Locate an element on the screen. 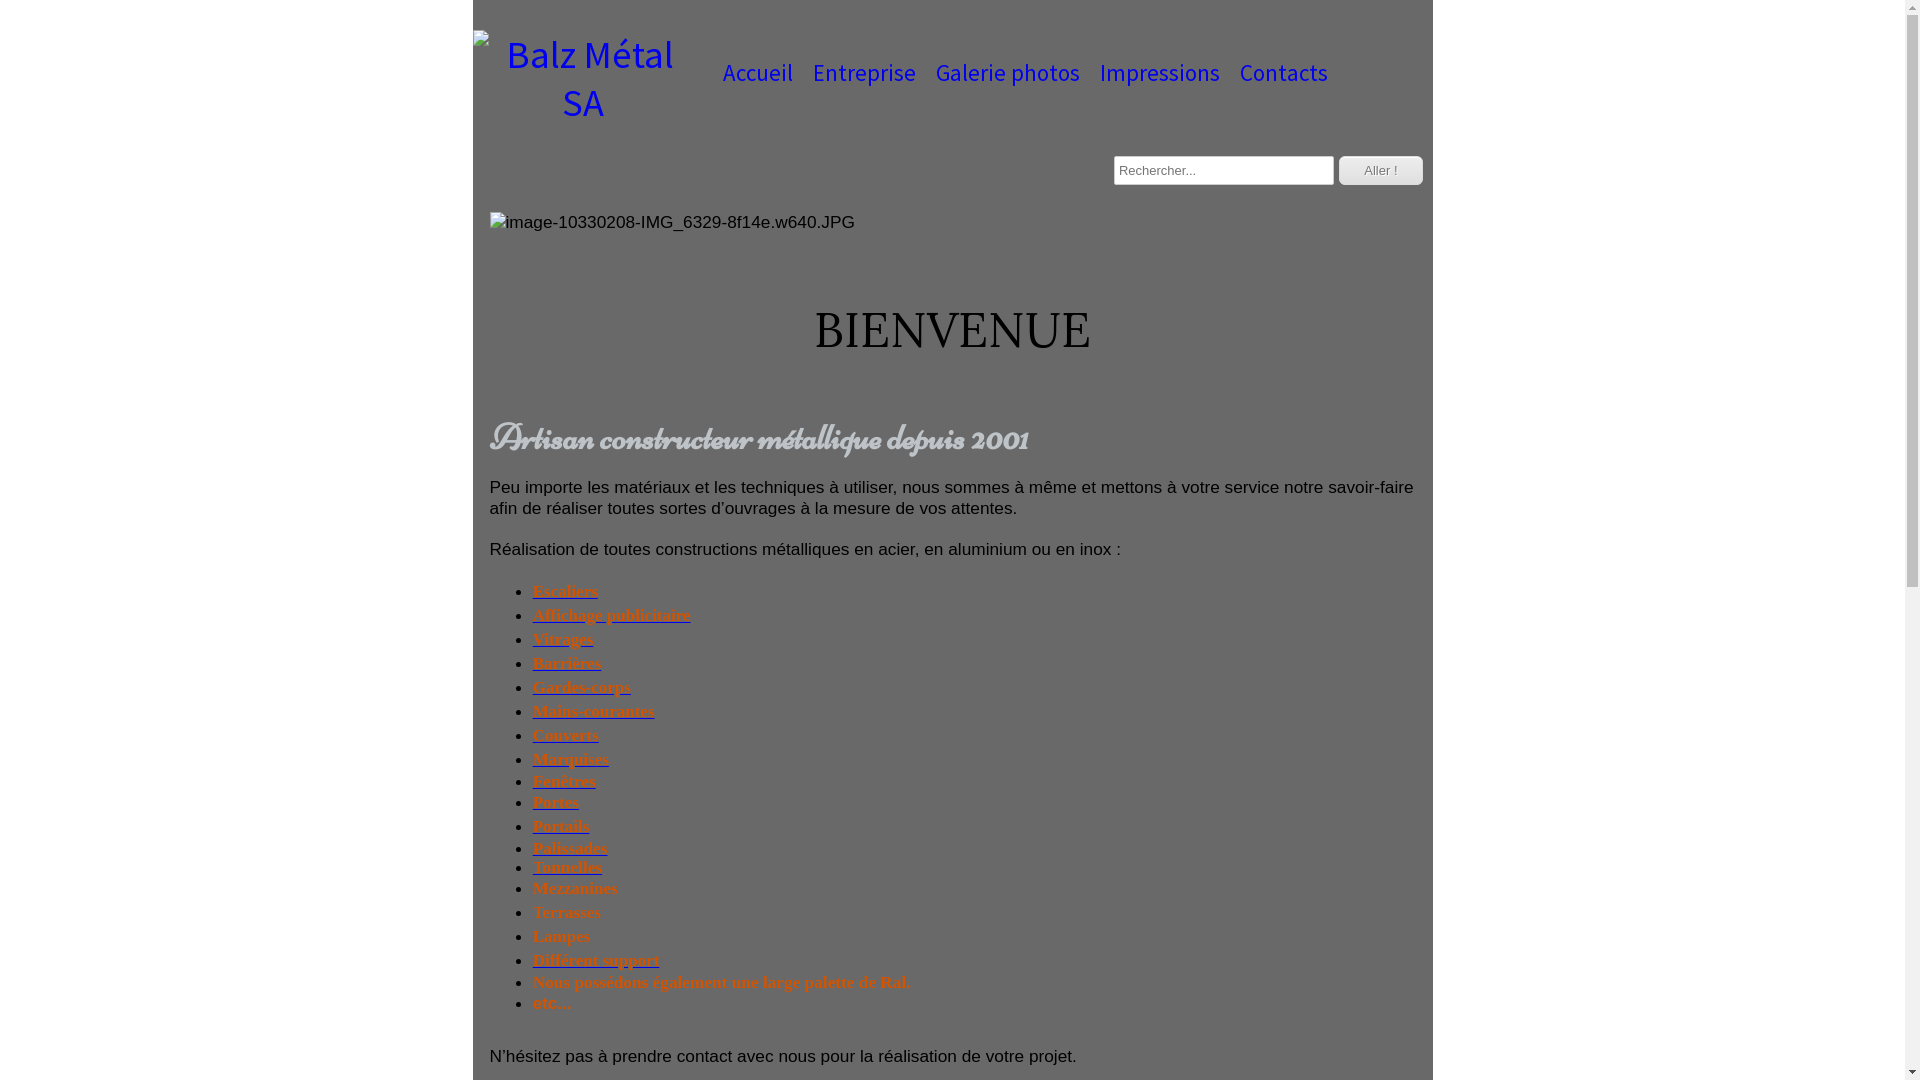  'Accueil' is located at coordinates (756, 72).